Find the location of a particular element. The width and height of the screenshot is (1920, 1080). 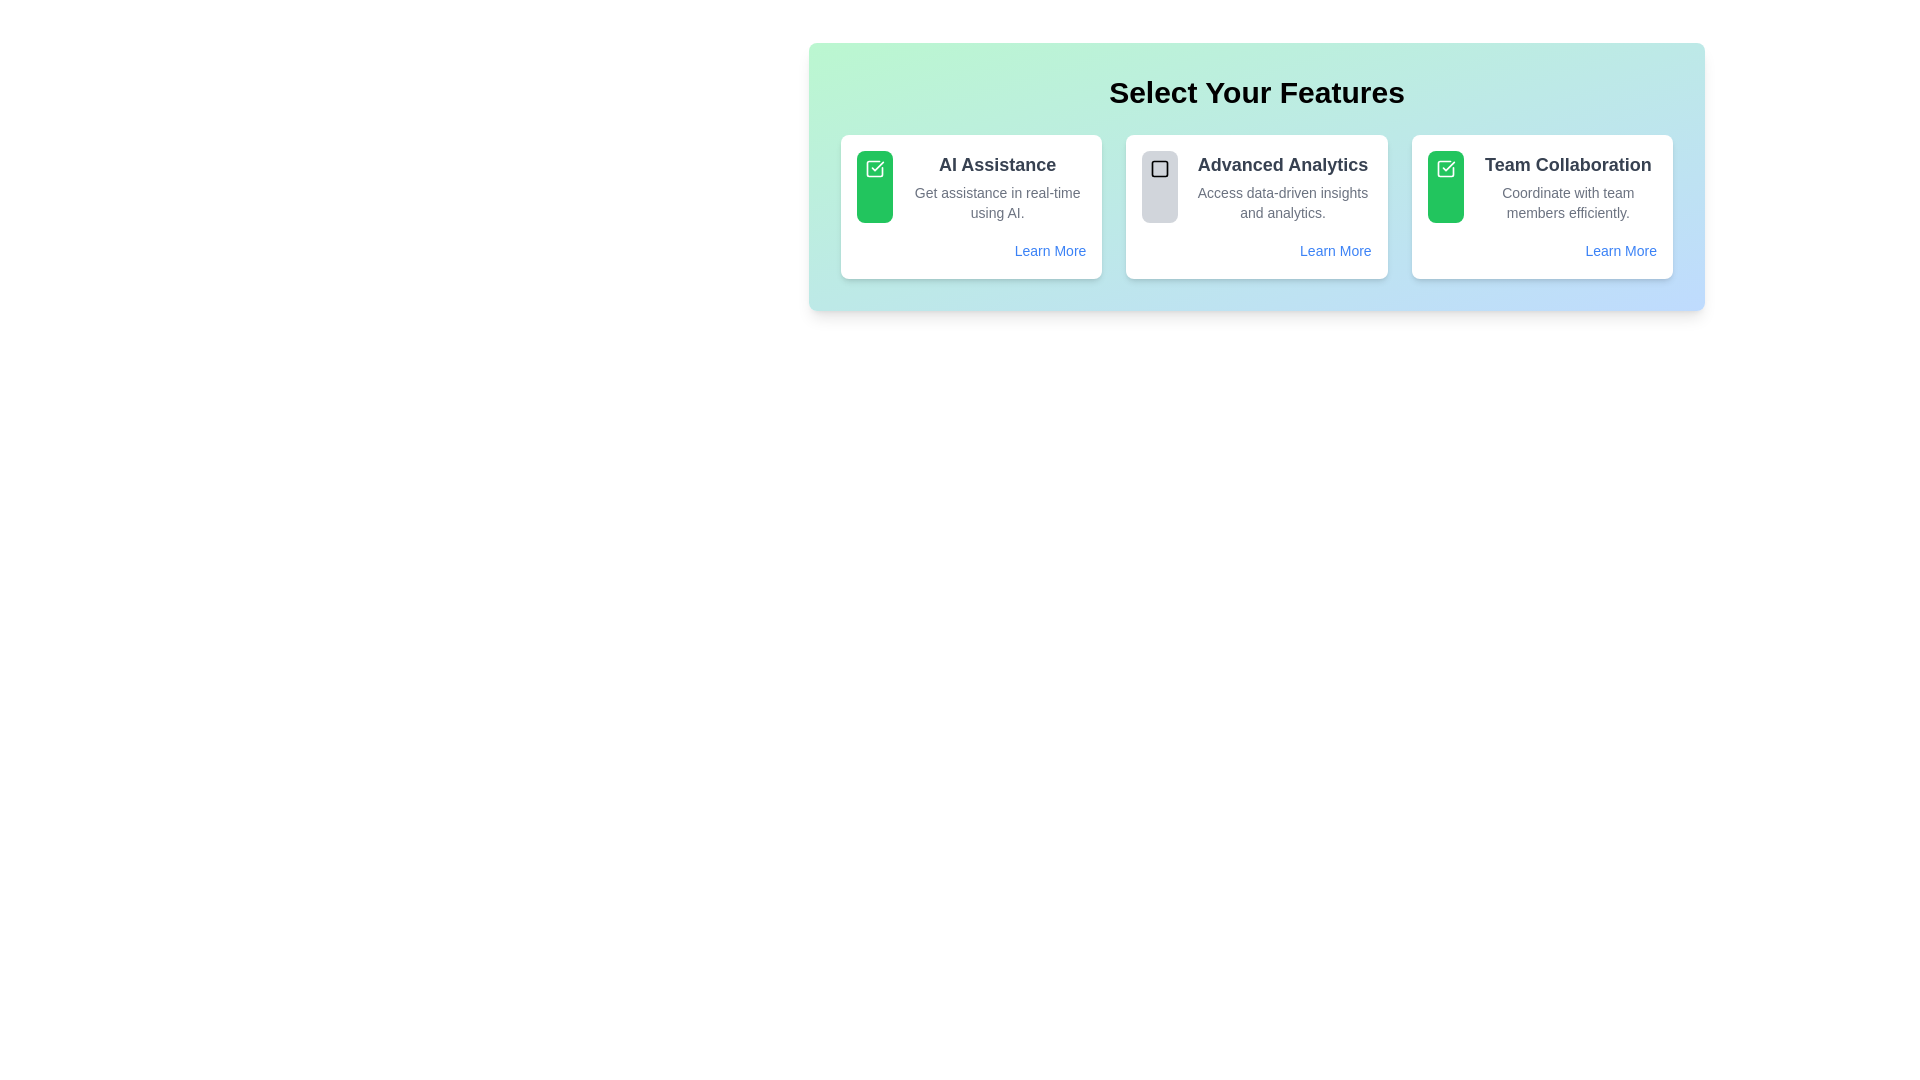

the Heading/Title text element for the 'AI Assistance' feature card, which is the topmost text in the leftmost card of a horizontally-arranged group of feature cards is located at coordinates (997, 164).